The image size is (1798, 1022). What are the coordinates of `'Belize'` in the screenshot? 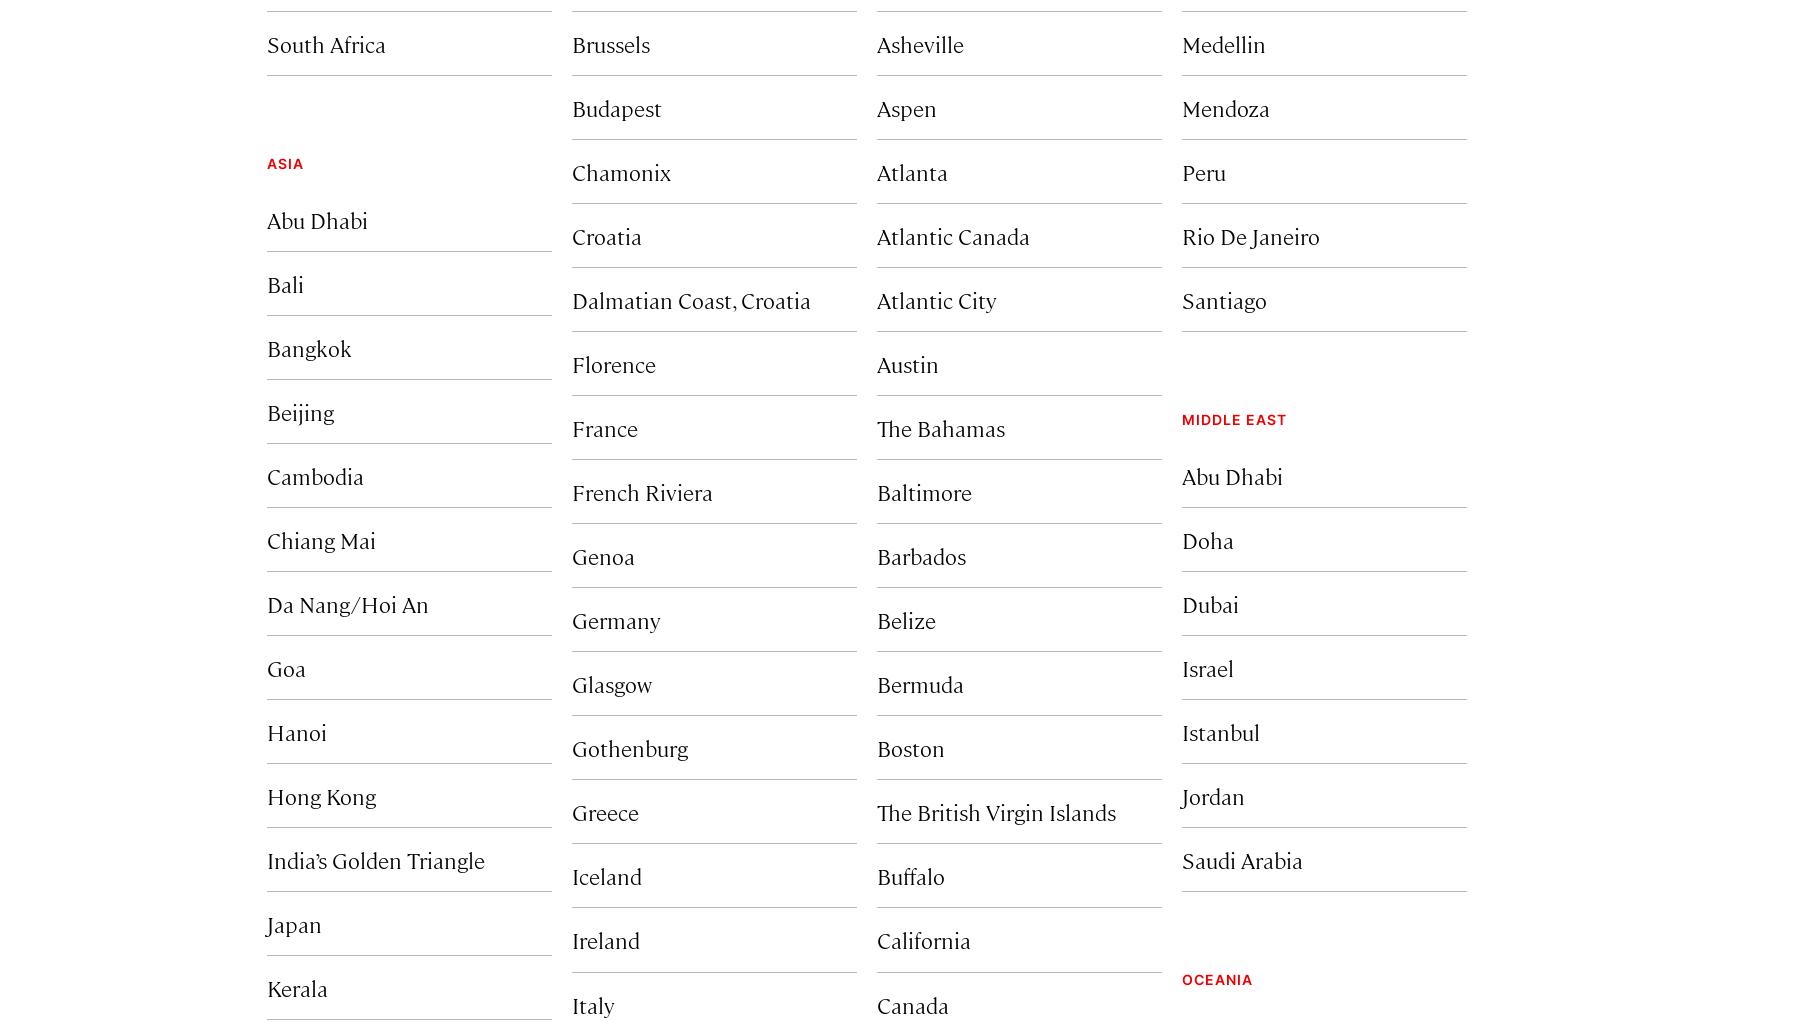 It's located at (905, 618).